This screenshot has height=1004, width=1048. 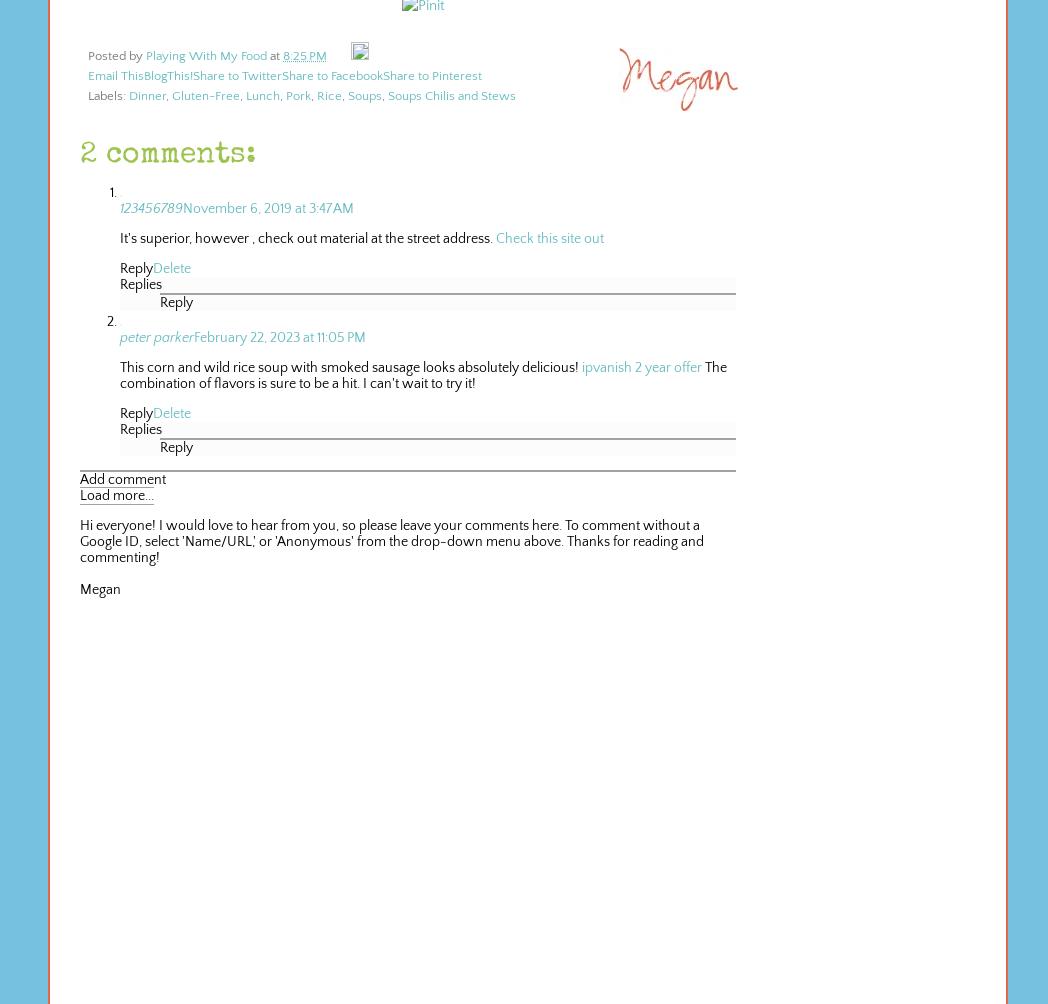 What do you see at coordinates (267, 208) in the screenshot?
I see `'November 6, 2019 at 3:47 AM'` at bounding box center [267, 208].